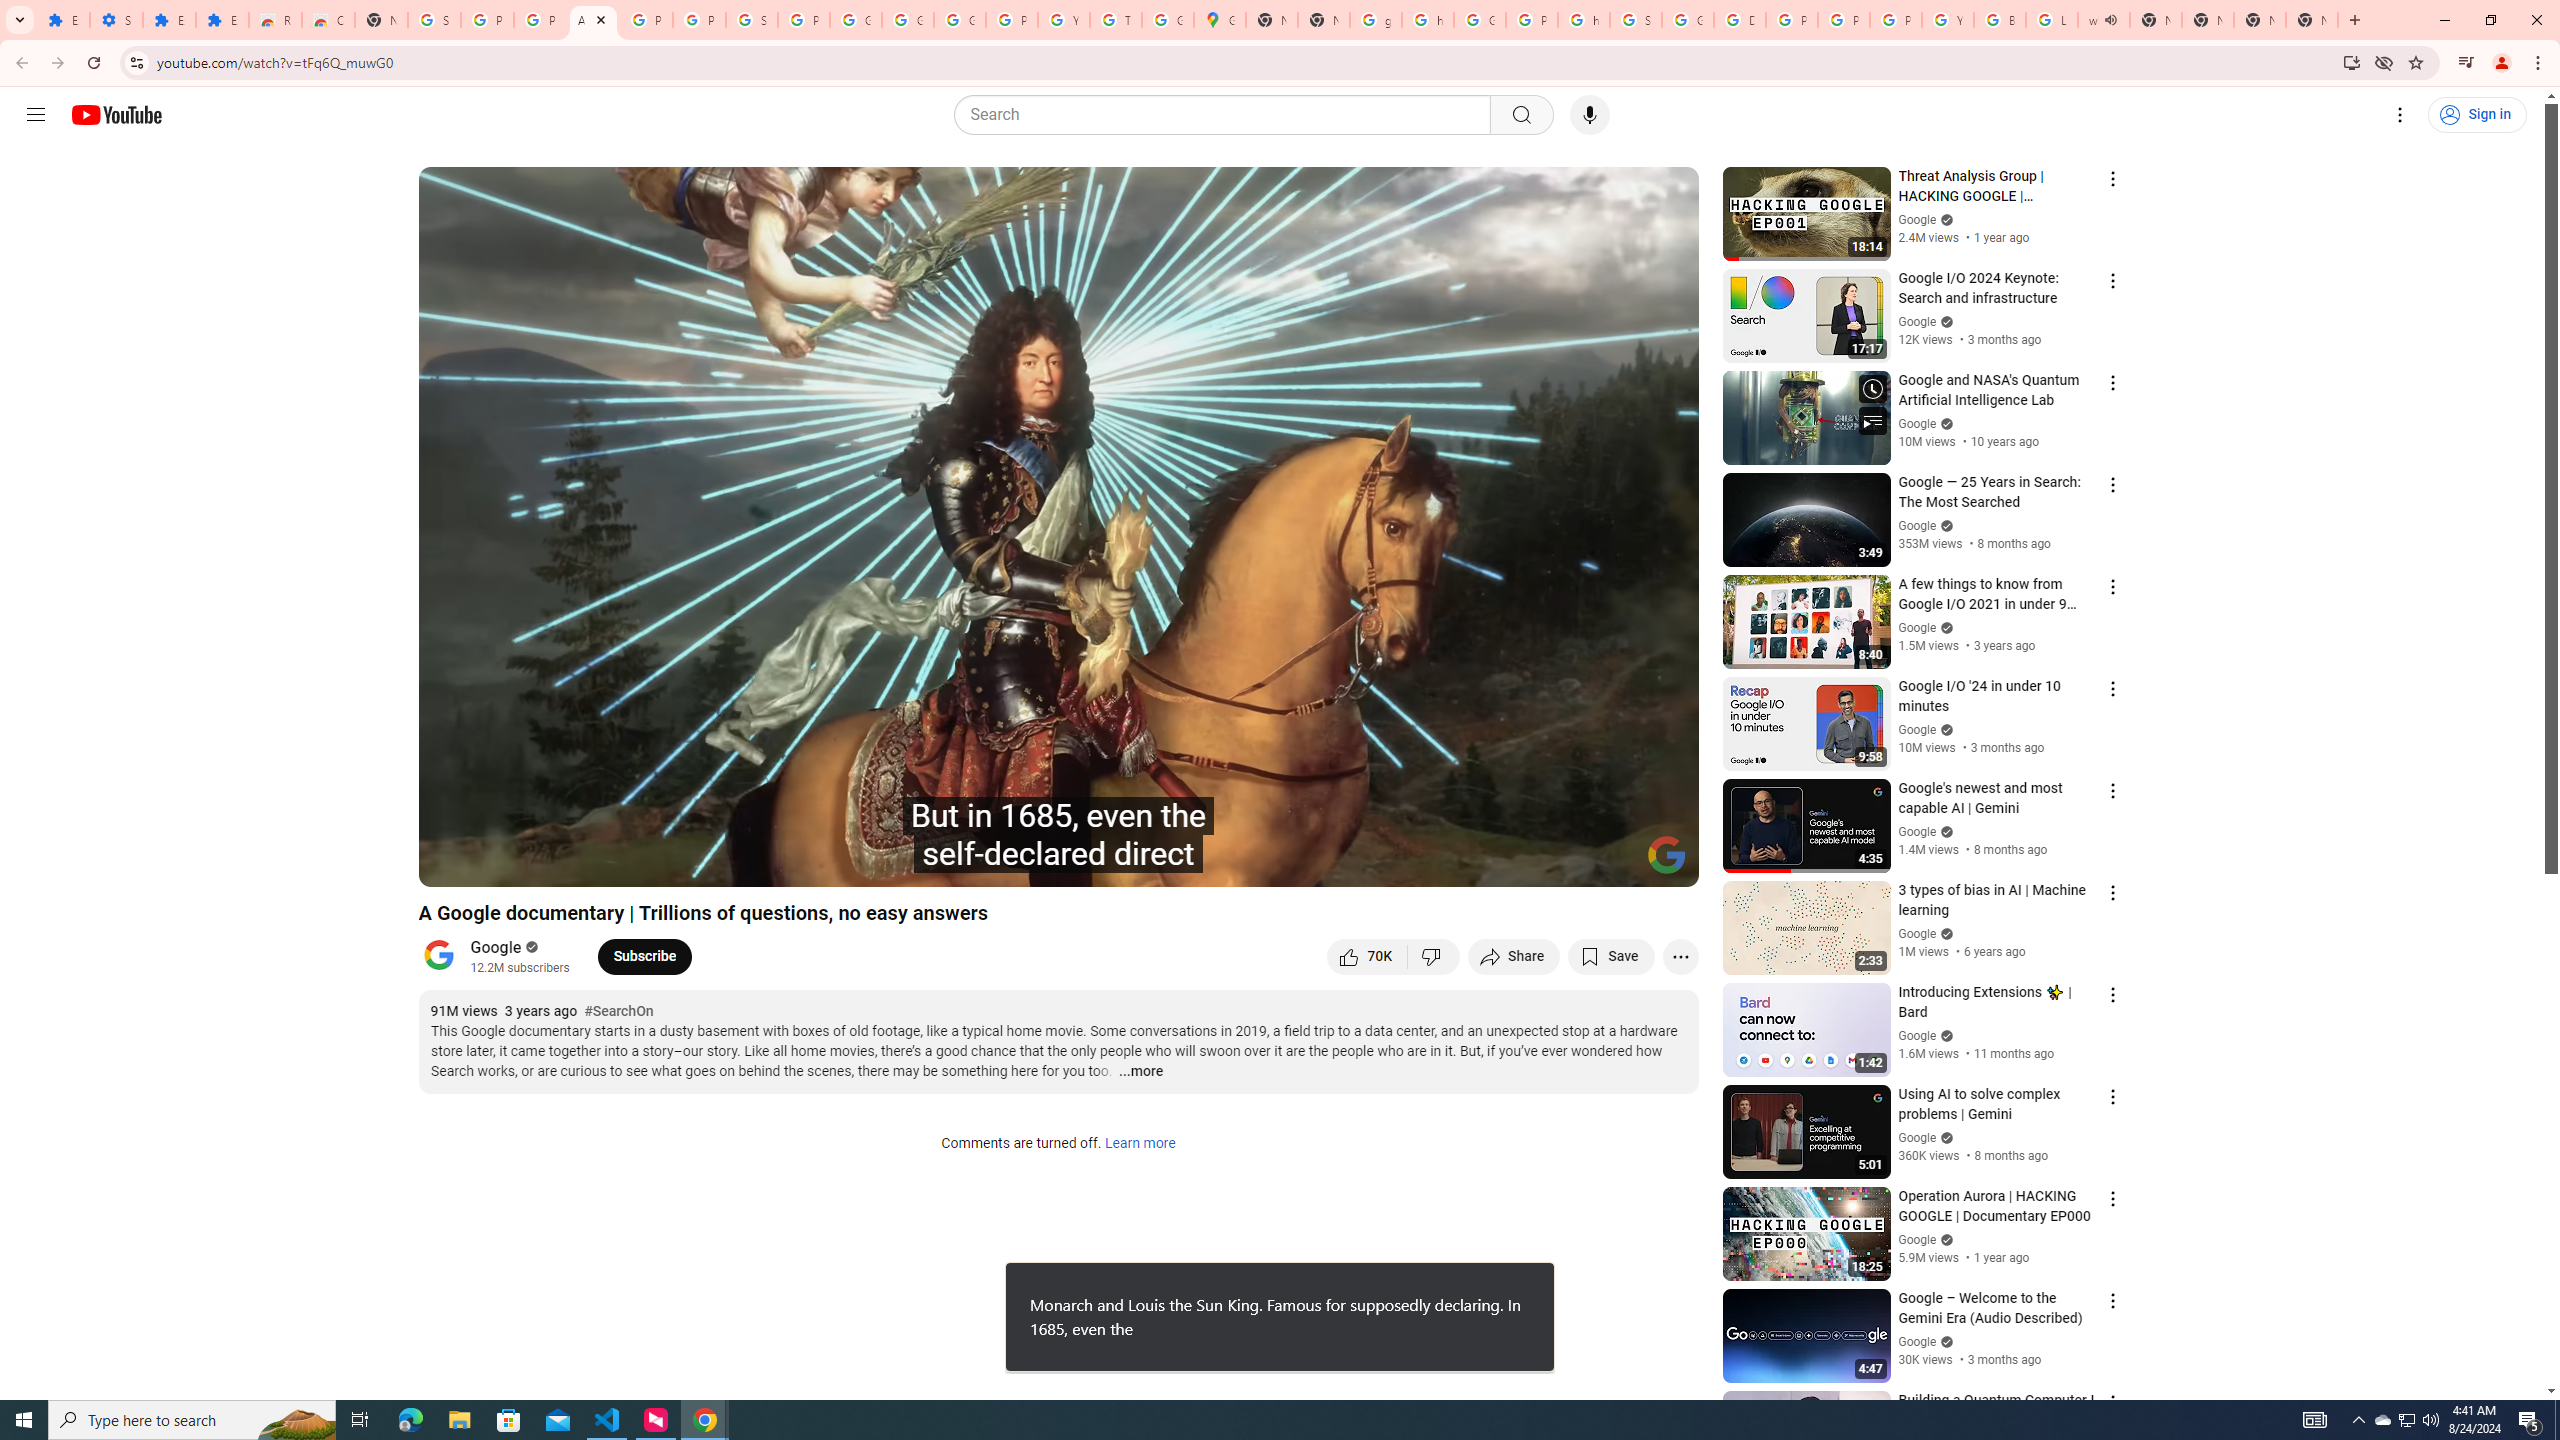 The height and width of the screenshot is (1440, 2560). Describe the element at coordinates (1513, 955) in the screenshot. I see `'Share'` at that location.